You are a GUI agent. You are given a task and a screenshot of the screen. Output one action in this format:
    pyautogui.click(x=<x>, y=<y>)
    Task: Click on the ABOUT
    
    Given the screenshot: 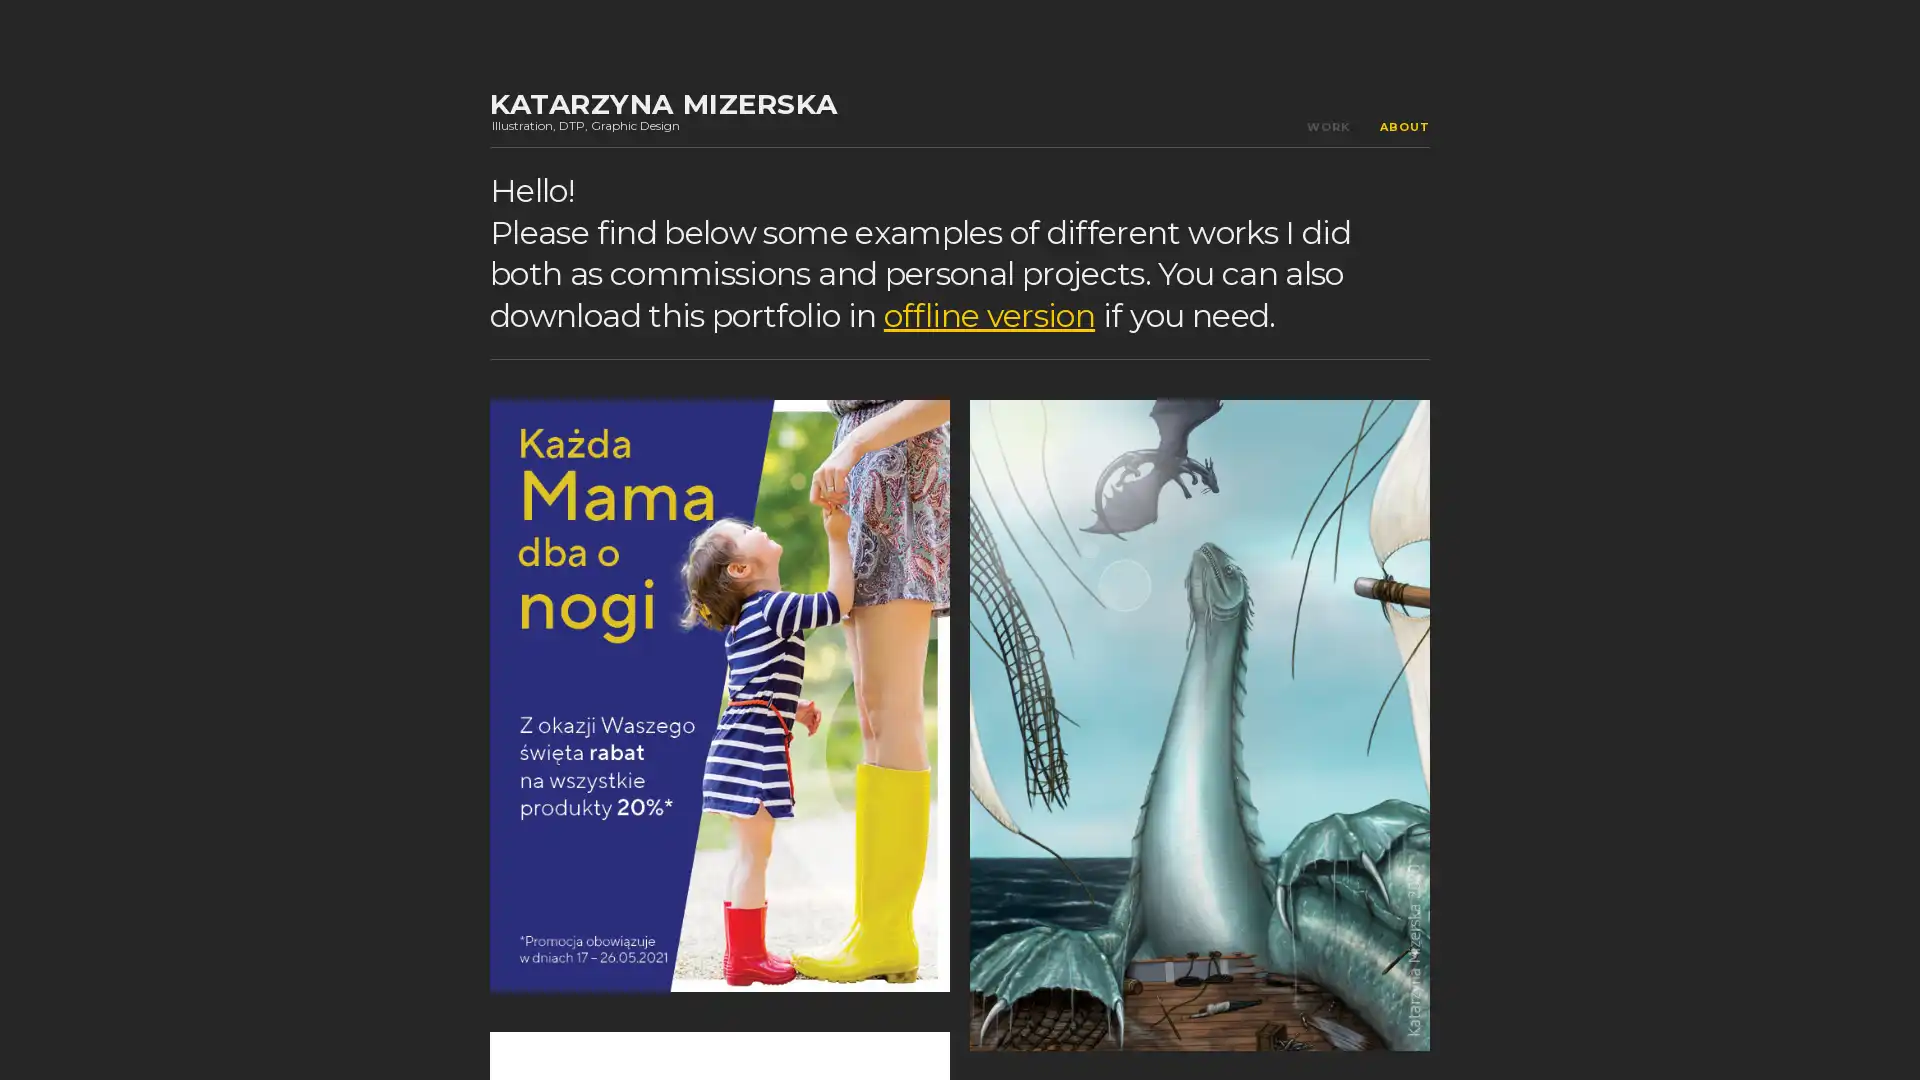 What is the action you would take?
    pyautogui.click(x=1404, y=127)
    